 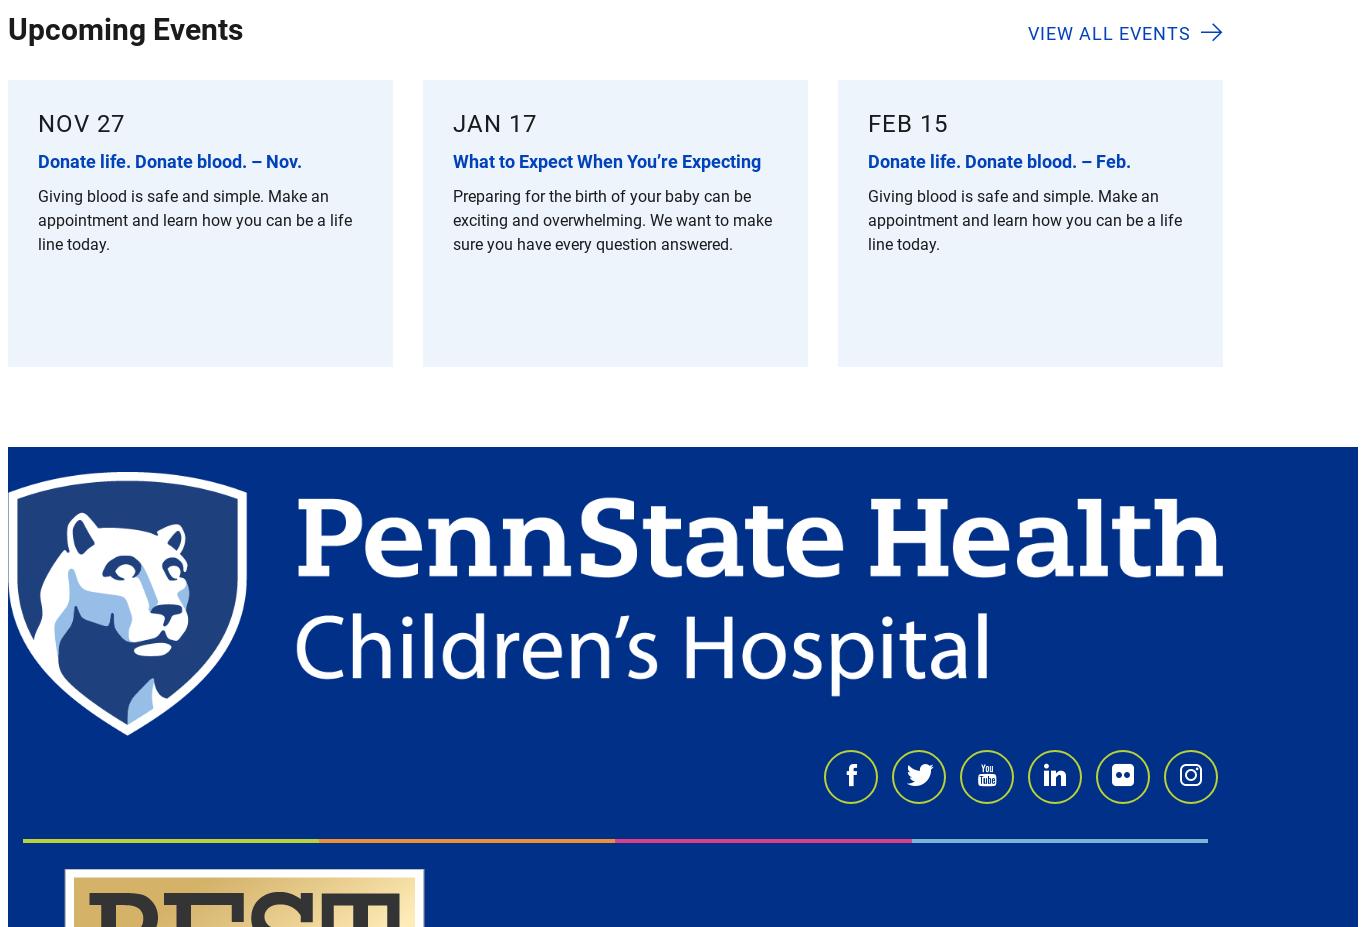 I want to click on 'Nov 27', so click(x=81, y=123).